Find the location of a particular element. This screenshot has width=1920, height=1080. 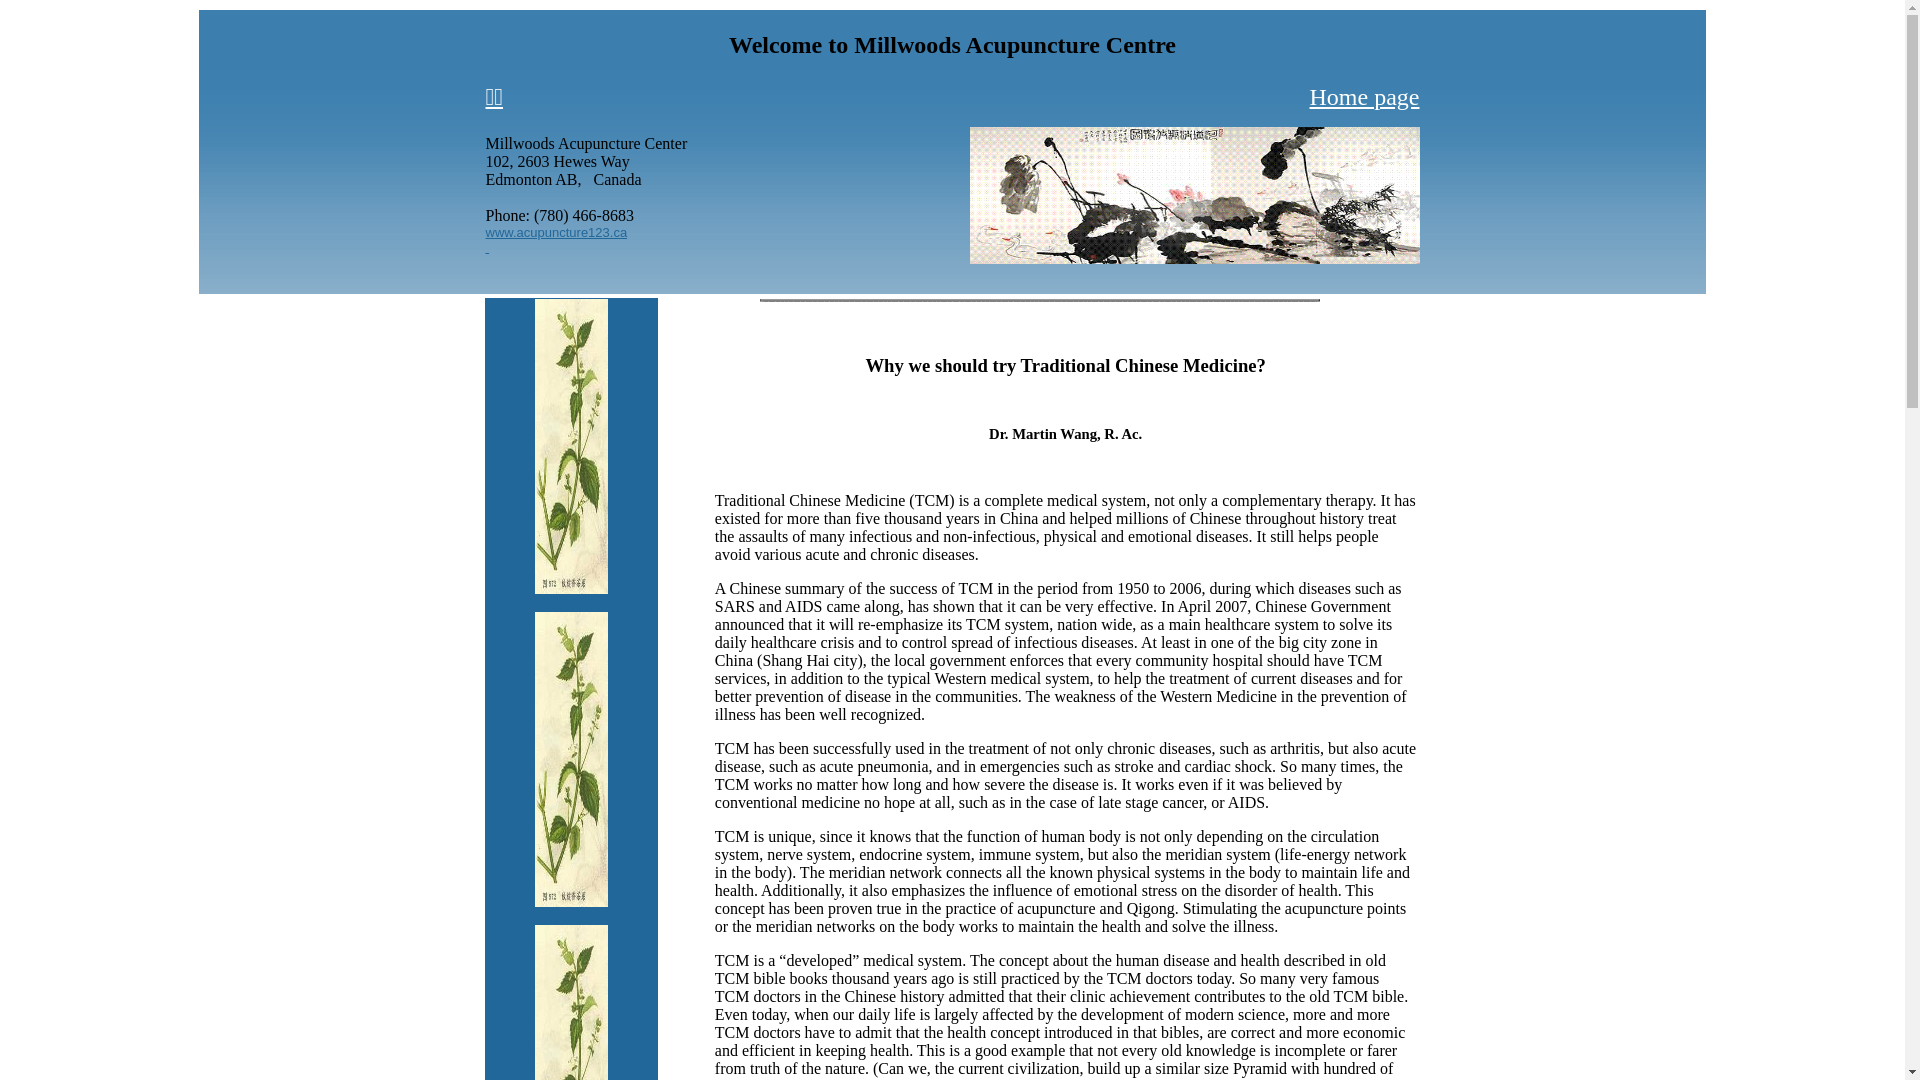

'www.acupuncture123.ca' is located at coordinates (556, 229).